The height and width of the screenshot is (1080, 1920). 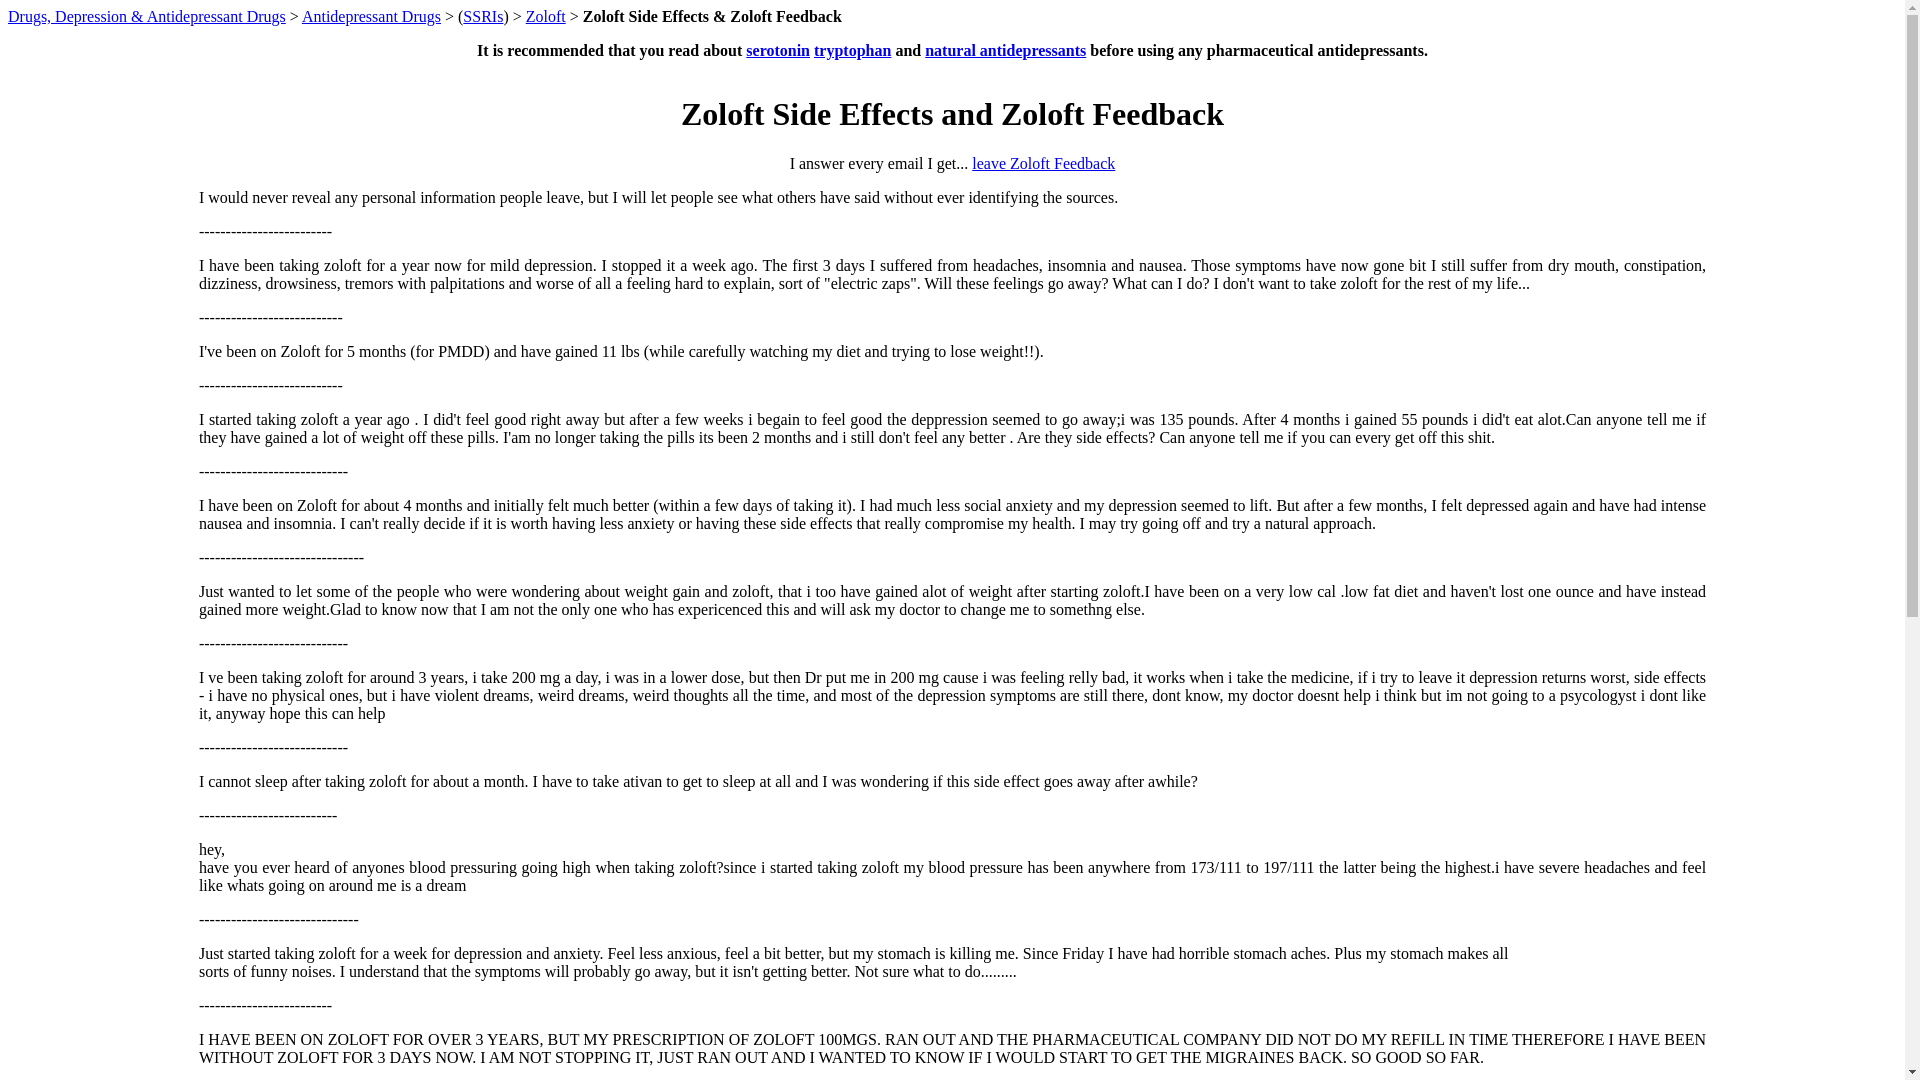 I want to click on 'natural antidepressants', so click(x=1005, y=49).